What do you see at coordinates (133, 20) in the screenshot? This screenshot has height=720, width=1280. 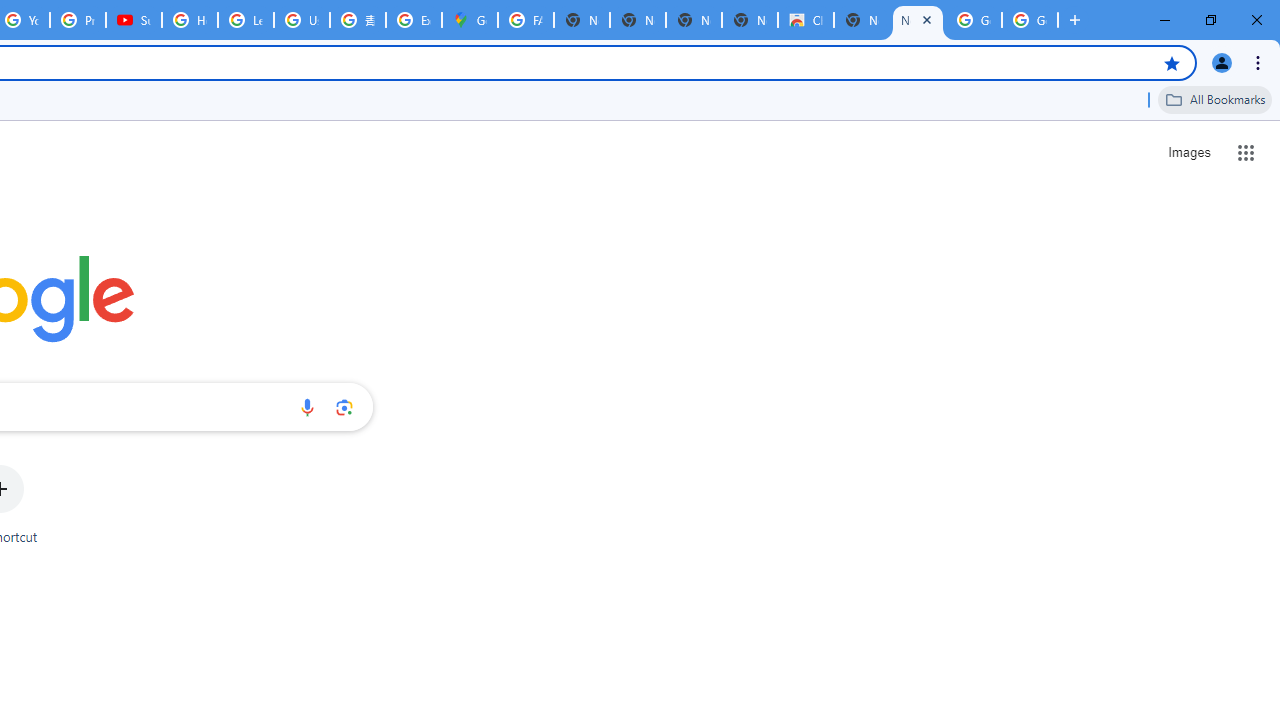 I see `'Subscriptions - YouTube'` at bounding box center [133, 20].